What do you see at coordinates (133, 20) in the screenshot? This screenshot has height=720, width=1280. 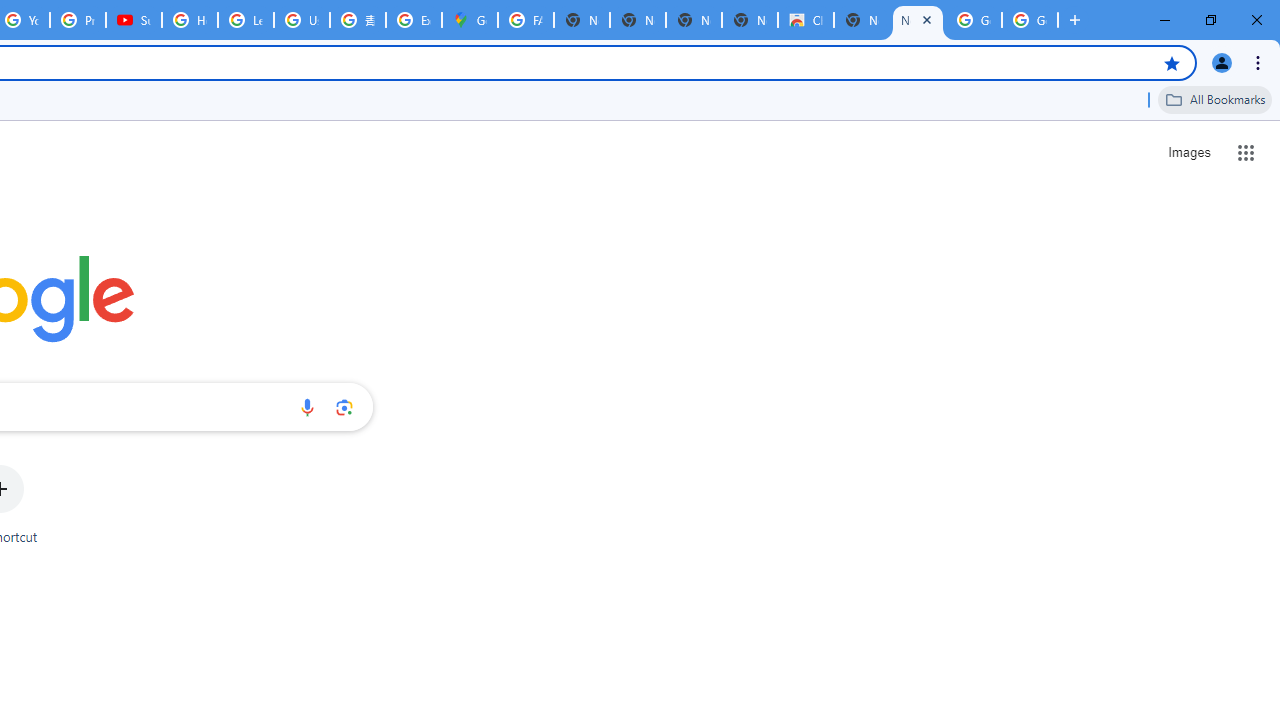 I see `'Subscriptions - YouTube'` at bounding box center [133, 20].